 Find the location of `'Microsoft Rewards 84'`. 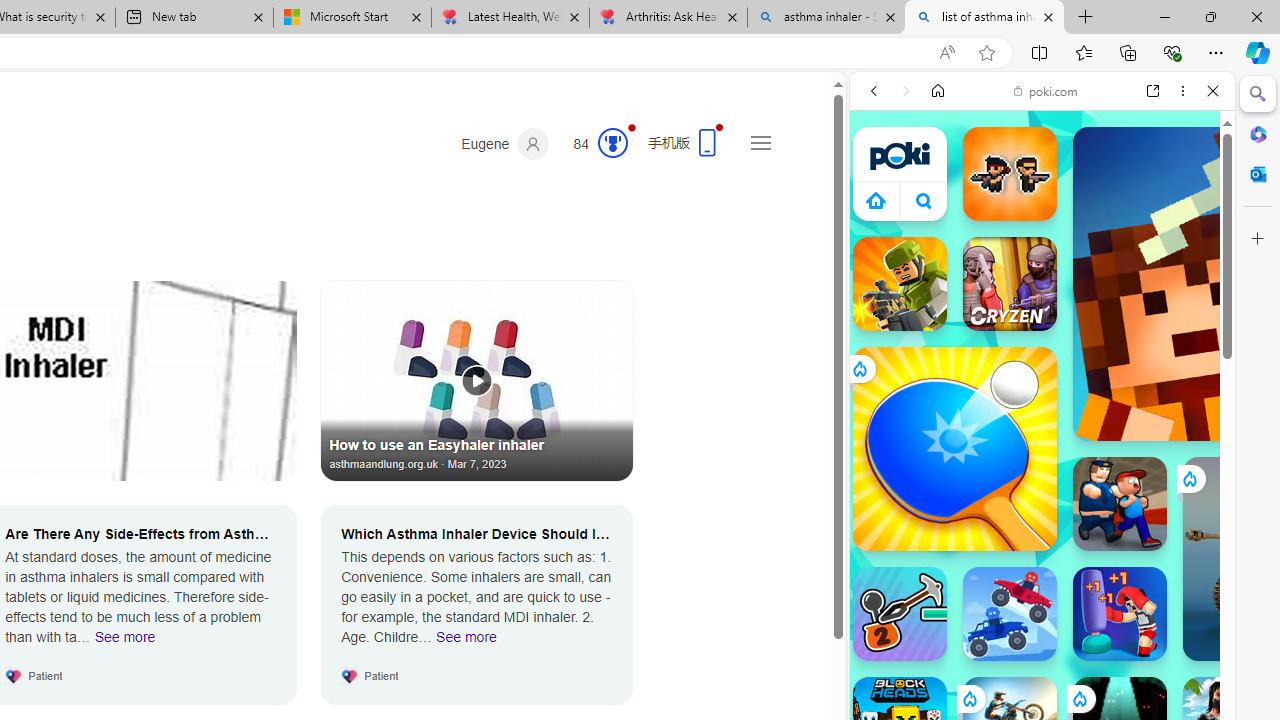

'Microsoft Rewards 84' is located at coordinates (593, 143).